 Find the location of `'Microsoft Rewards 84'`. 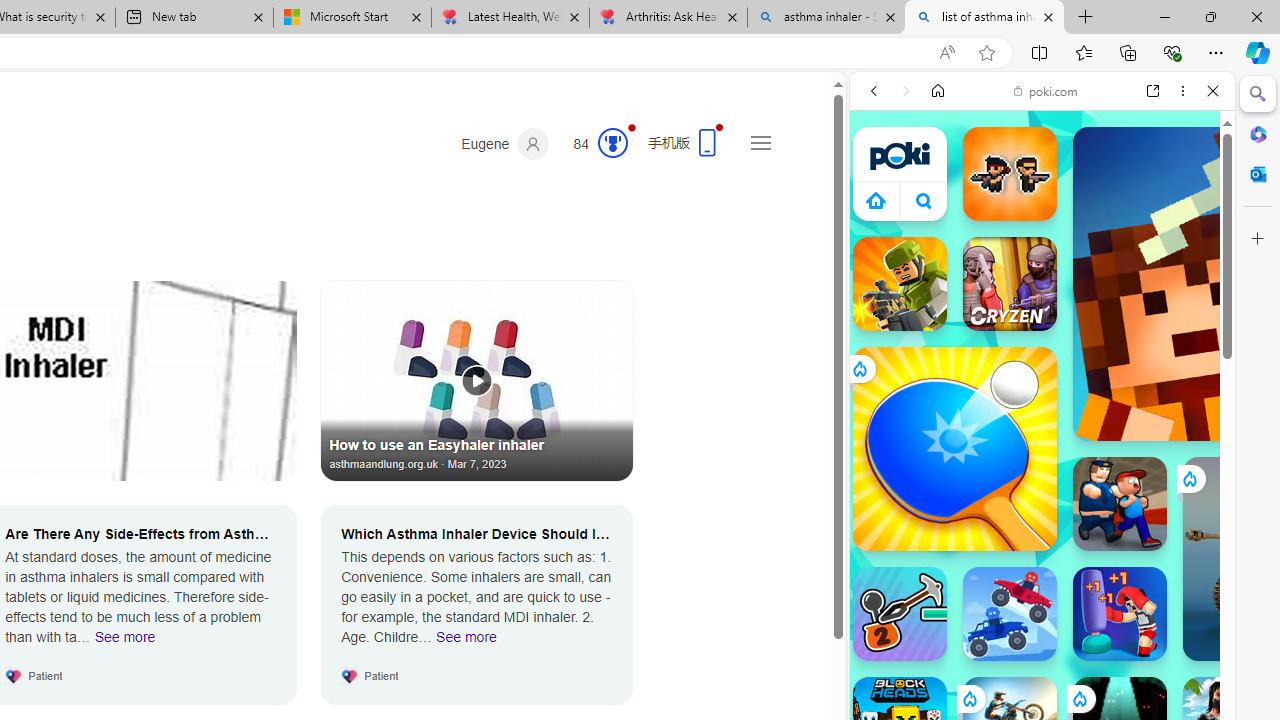

'Microsoft Rewards 84' is located at coordinates (593, 143).